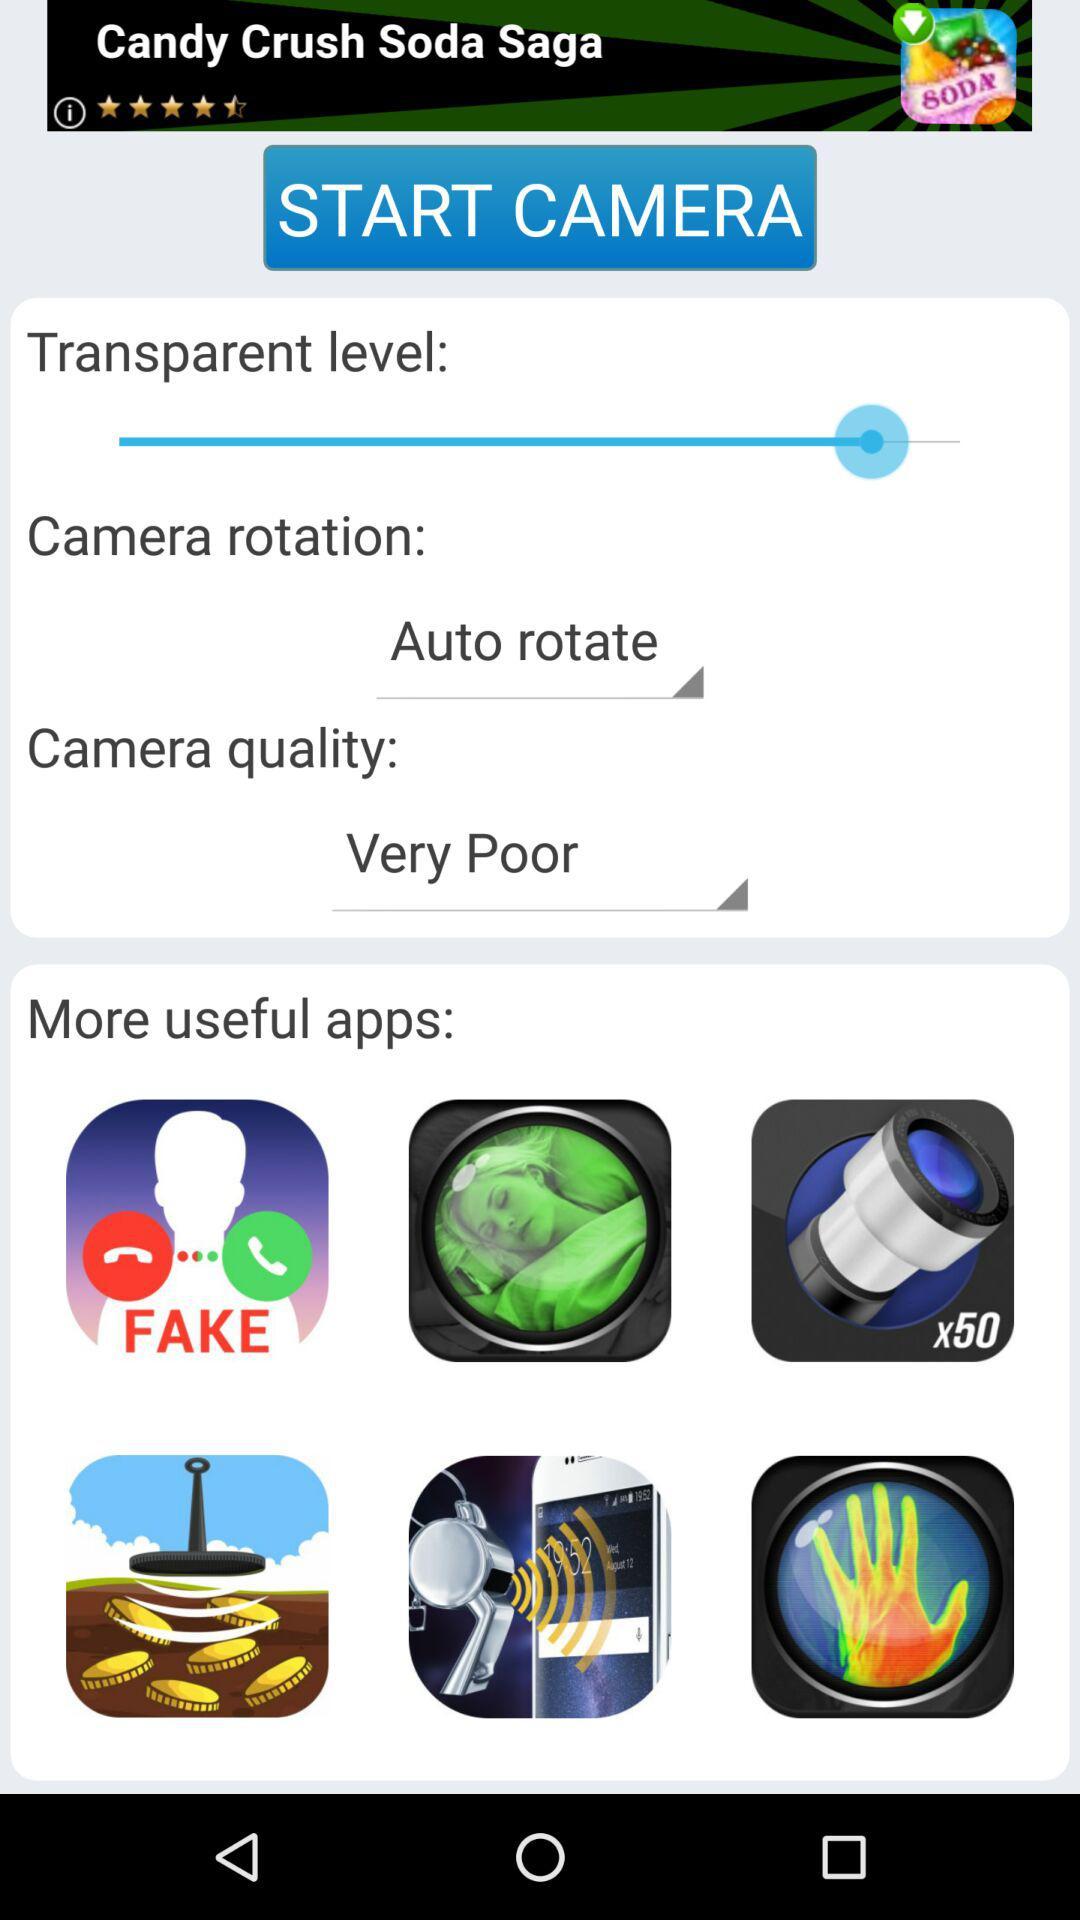 This screenshot has width=1080, height=1920. I want to click on speaker box, so click(881, 1585).